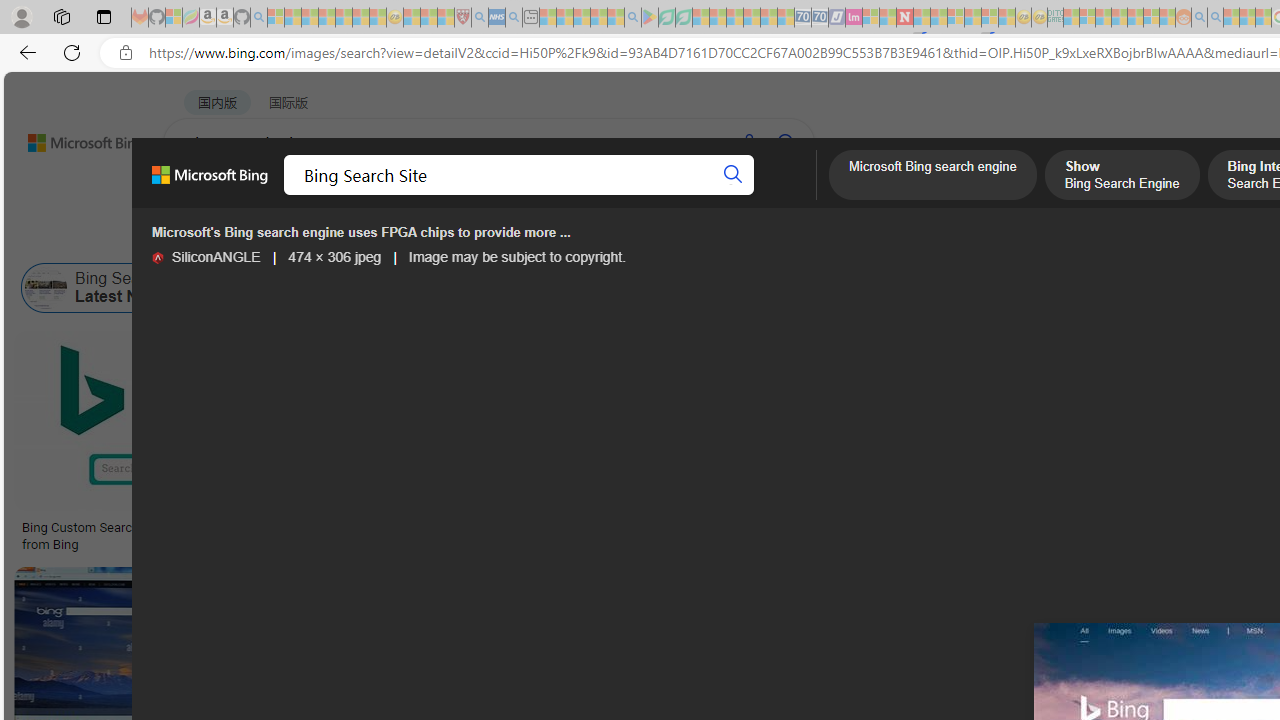 The height and width of the screenshot is (720, 1280). I want to click on 'SiliconANGLE SiliconANGLE', so click(206, 256).